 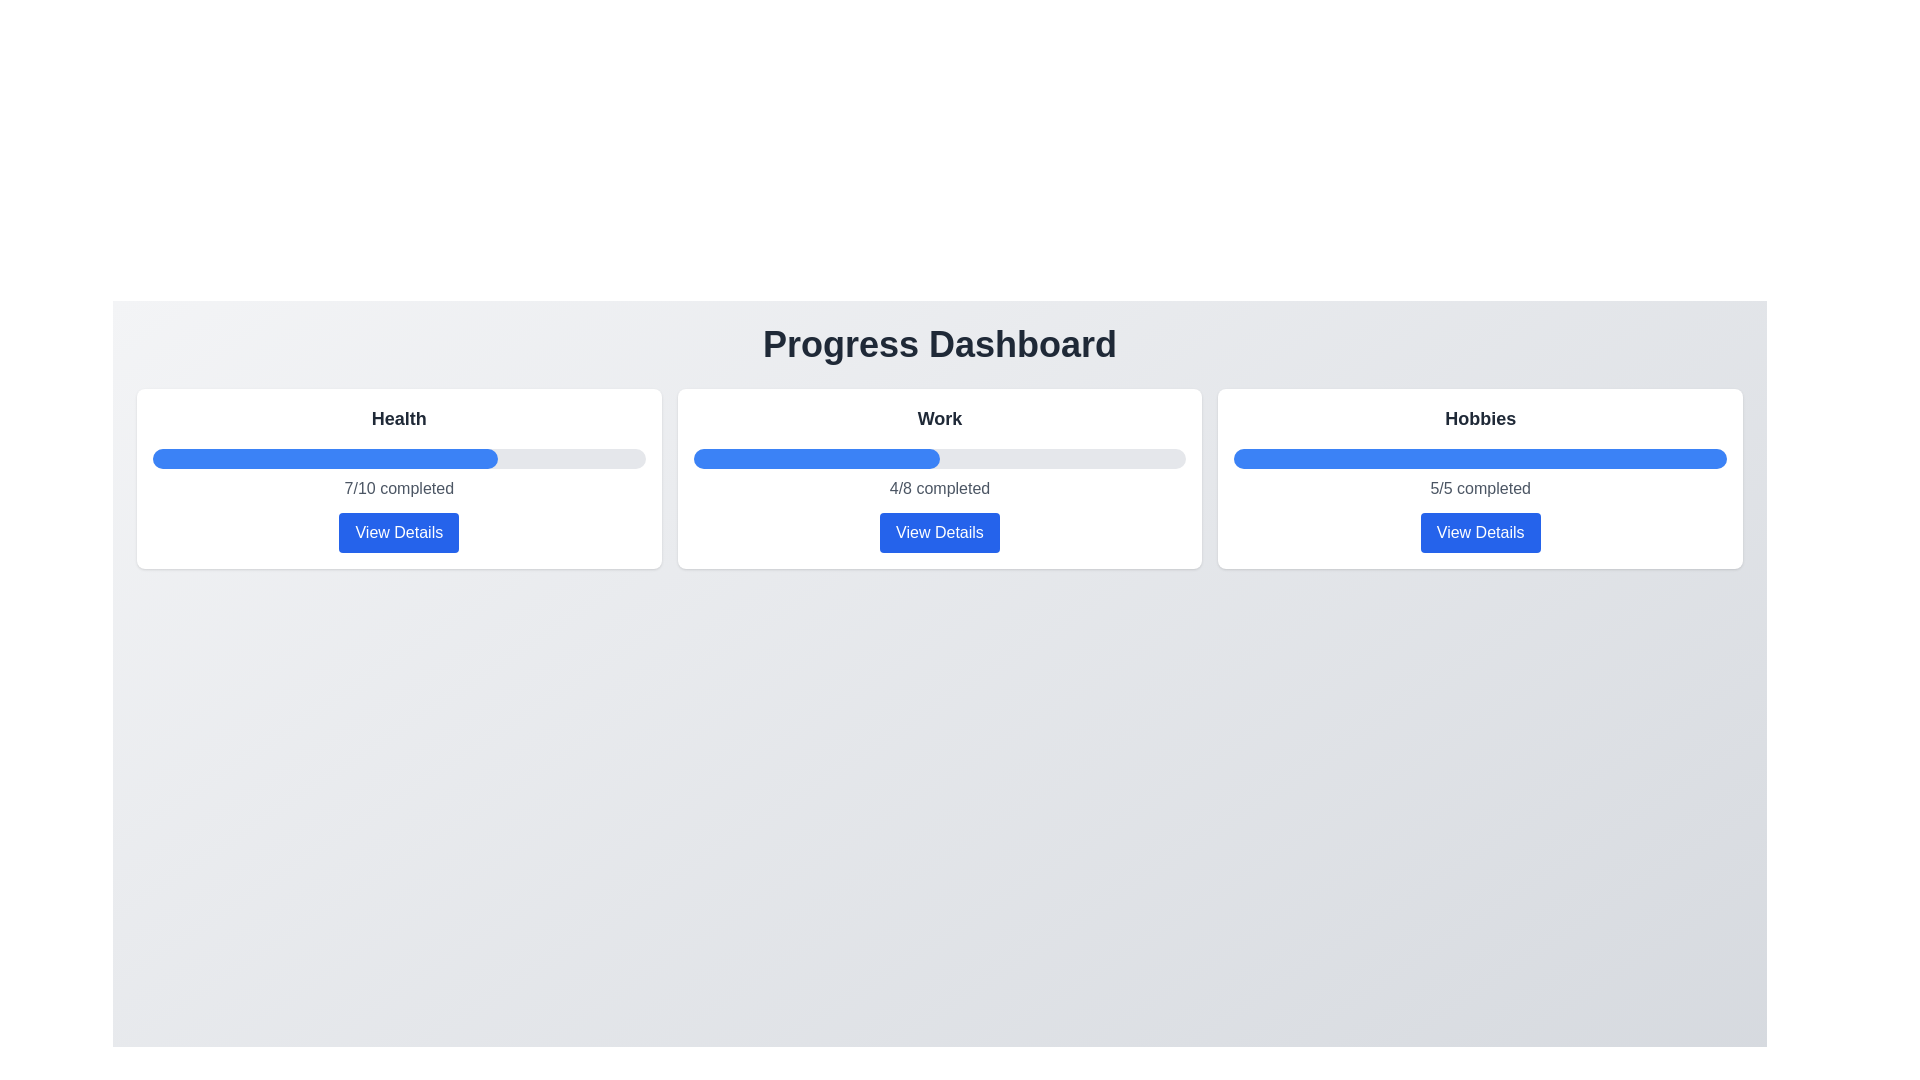 What do you see at coordinates (939, 489) in the screenshot?
I see `the static text displaying '4/8 completed' in gray font, located below the progress bar and above the 'View Details' button in the 'Work' section of the progress card` at bounding box center [939, 489].